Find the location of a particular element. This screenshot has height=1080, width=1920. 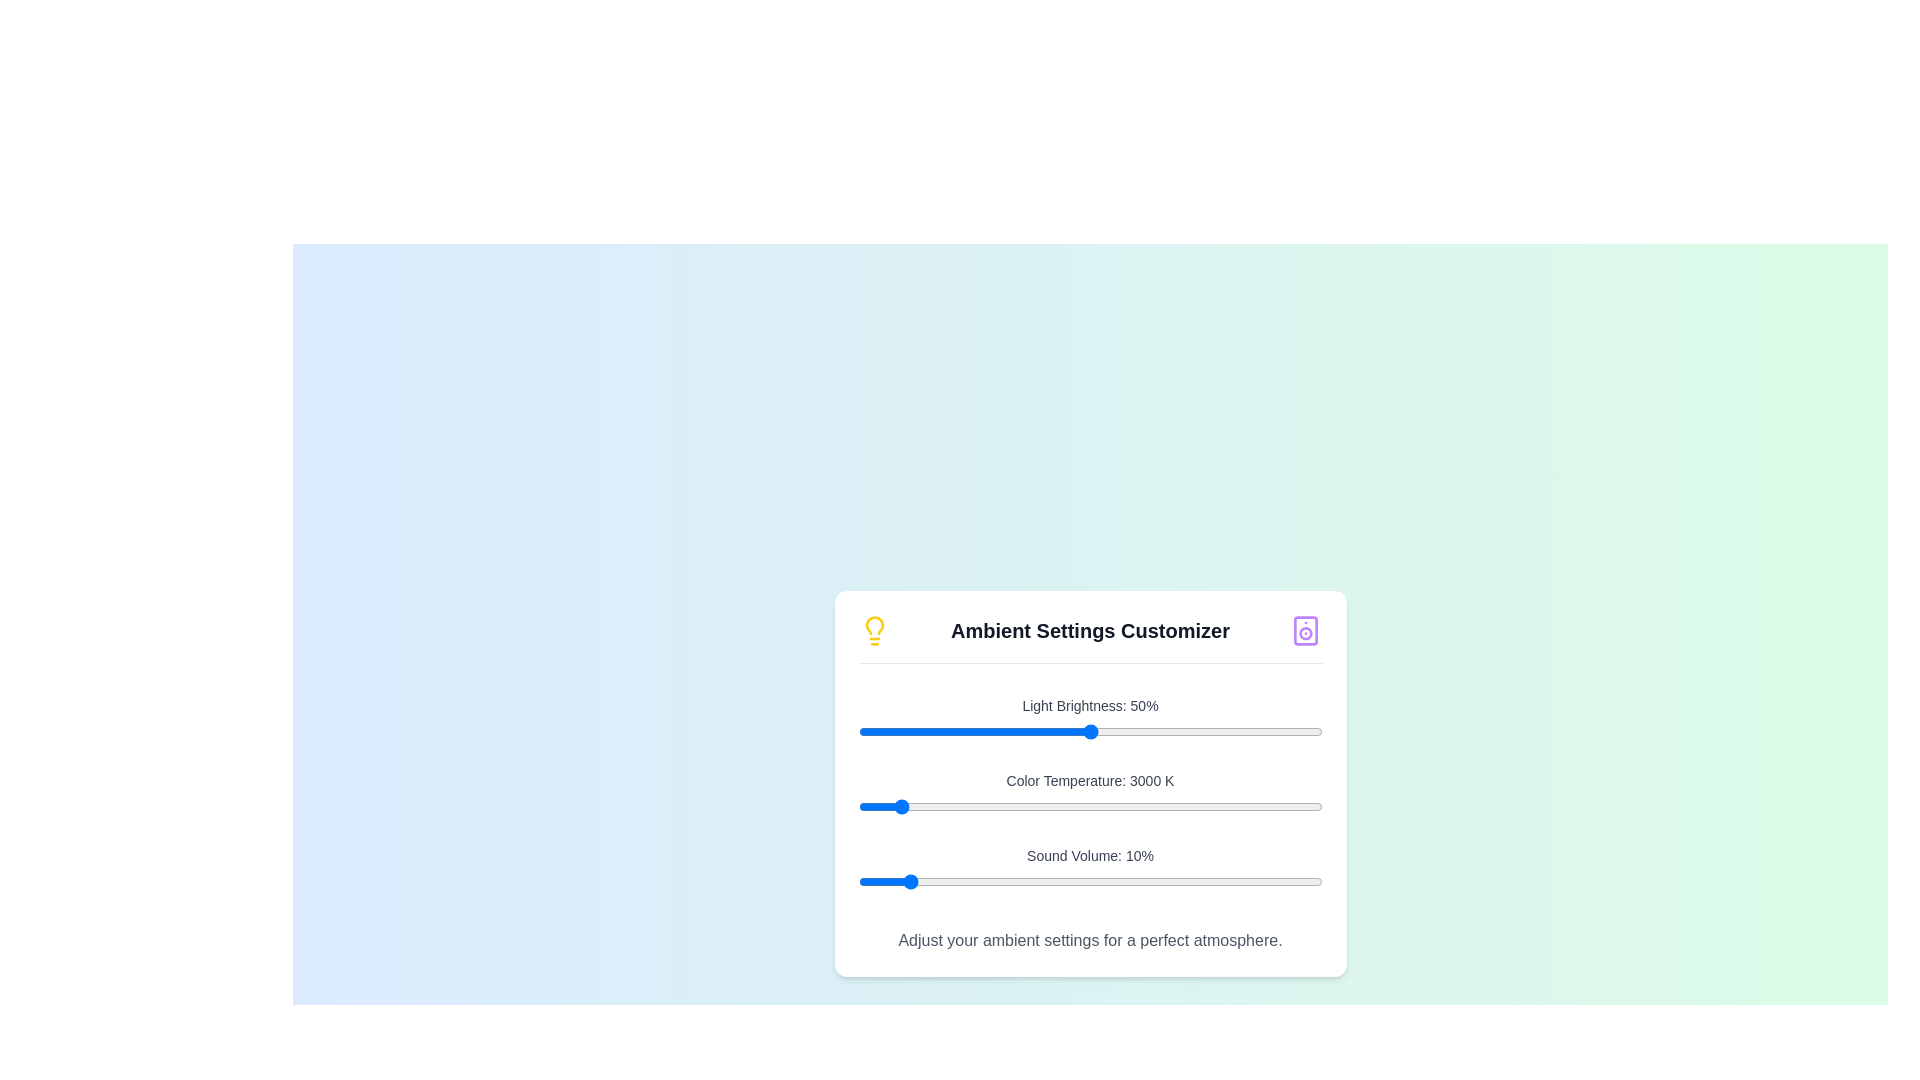

the centered text element that reads 'Adjust your ambient settings for a perfect atmosphere.' styled in gray, located at the bottom of the settings card is located at coordinates (1089, 941).